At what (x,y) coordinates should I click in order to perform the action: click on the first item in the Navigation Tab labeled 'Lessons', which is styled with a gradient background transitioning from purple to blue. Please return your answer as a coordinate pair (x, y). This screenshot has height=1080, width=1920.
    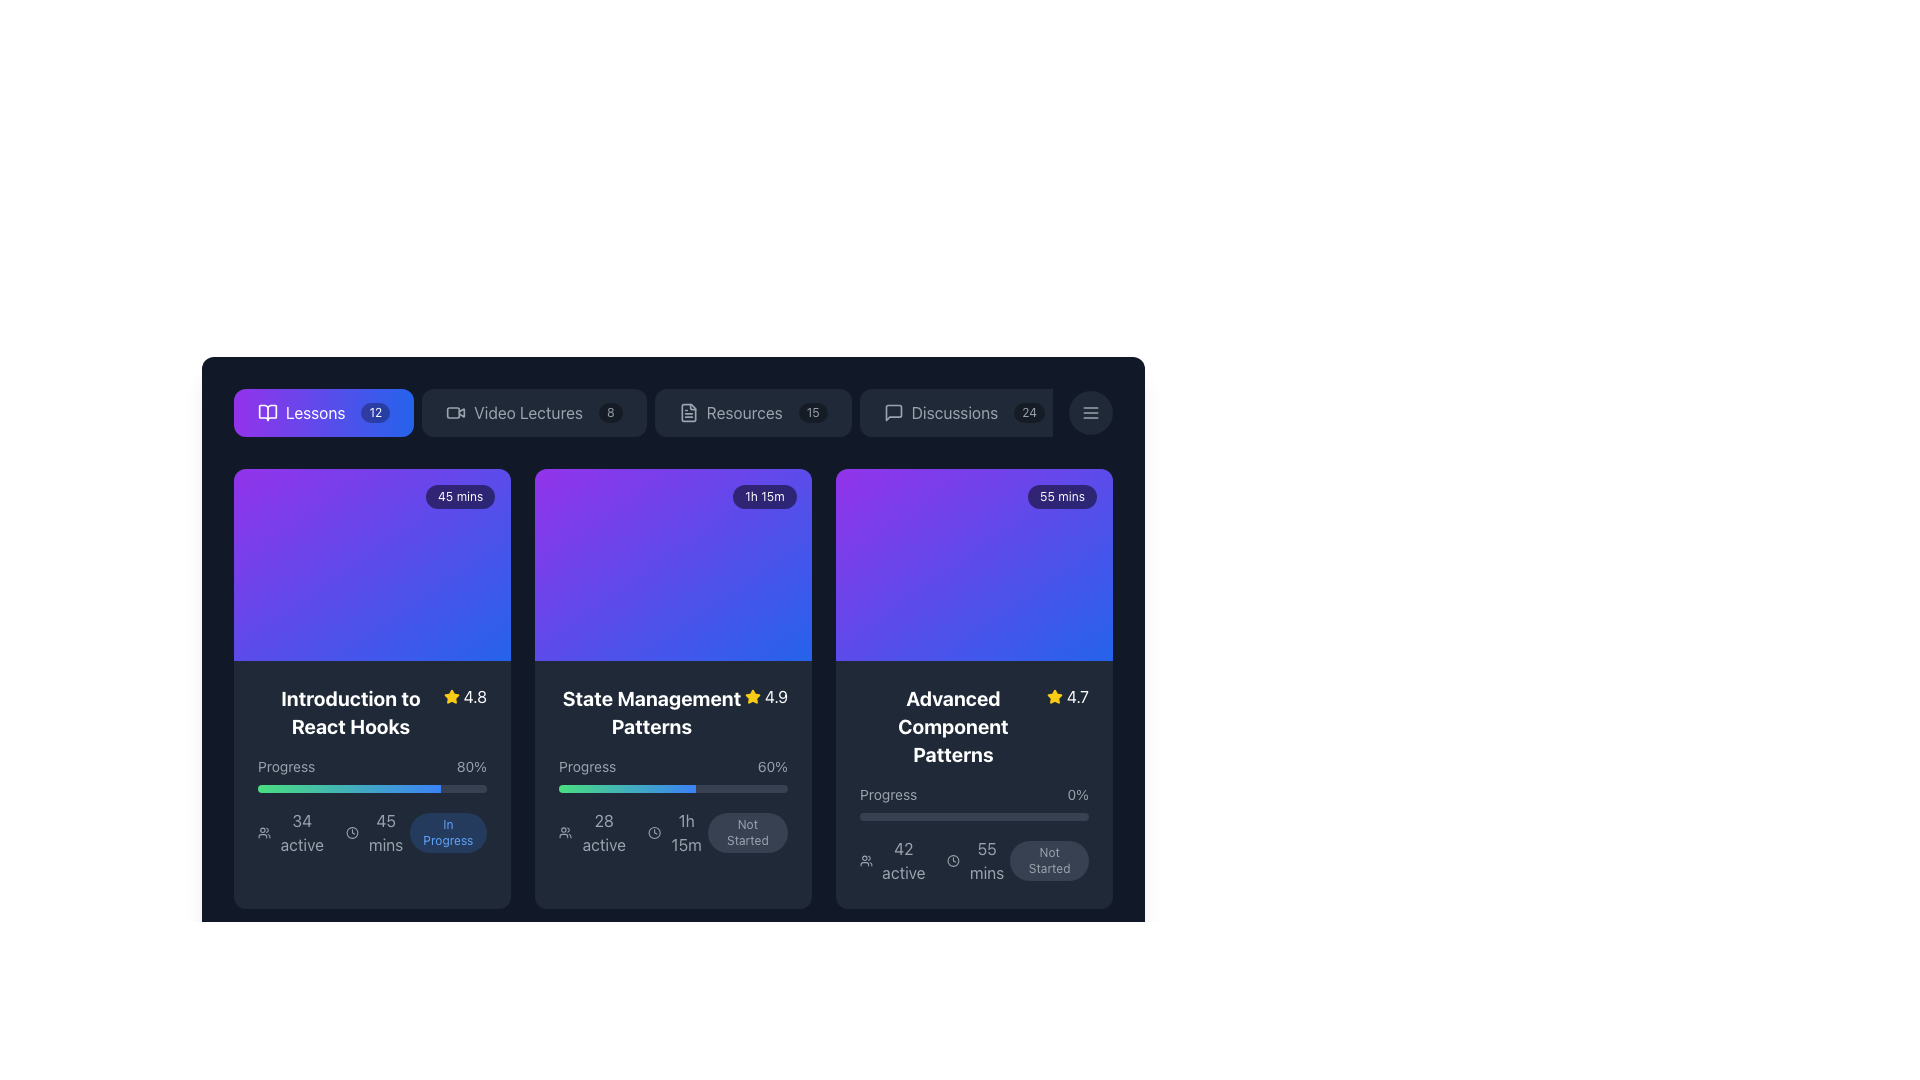
    Looking at the image, I should click on (643, 411).